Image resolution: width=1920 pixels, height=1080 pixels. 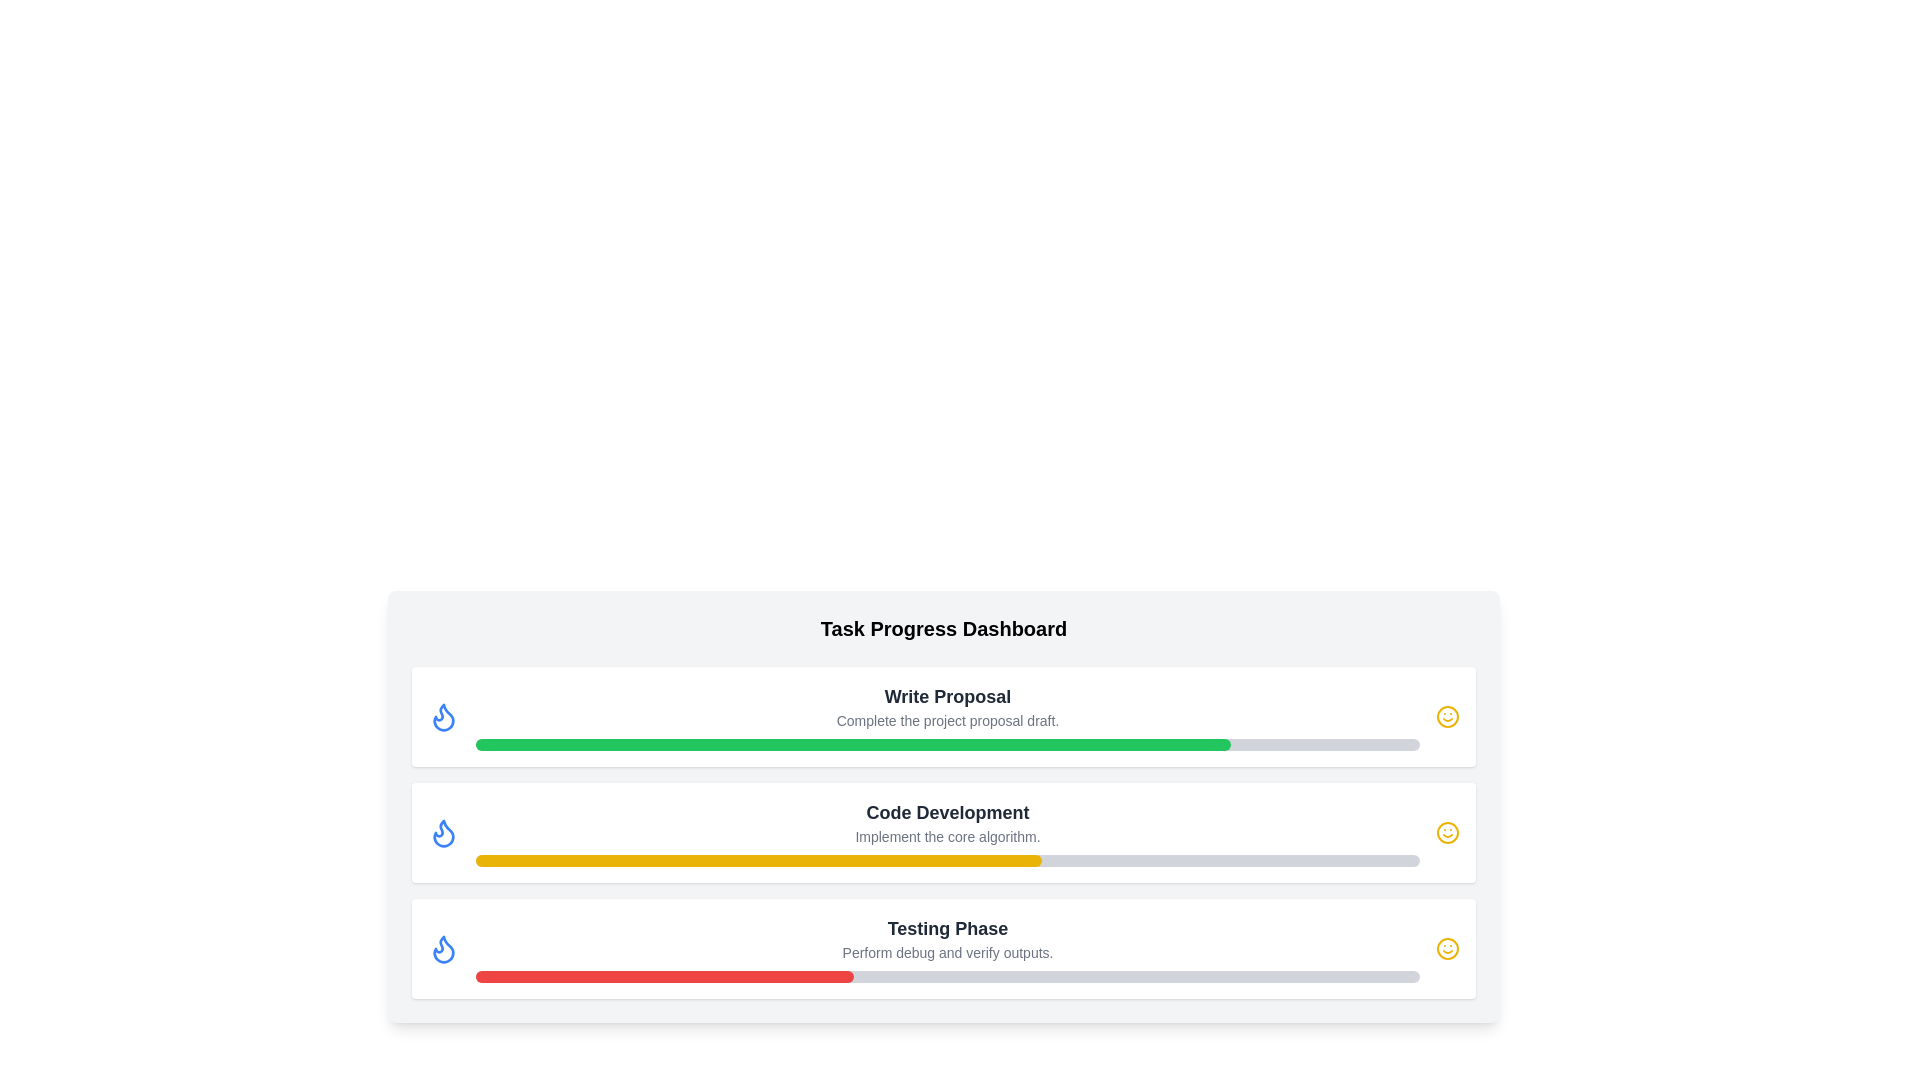 I want to click on the first task item in the 'Task Progress Dashboard' which displays the task name and description along with its progress indicator, so click(x=947, y=716).